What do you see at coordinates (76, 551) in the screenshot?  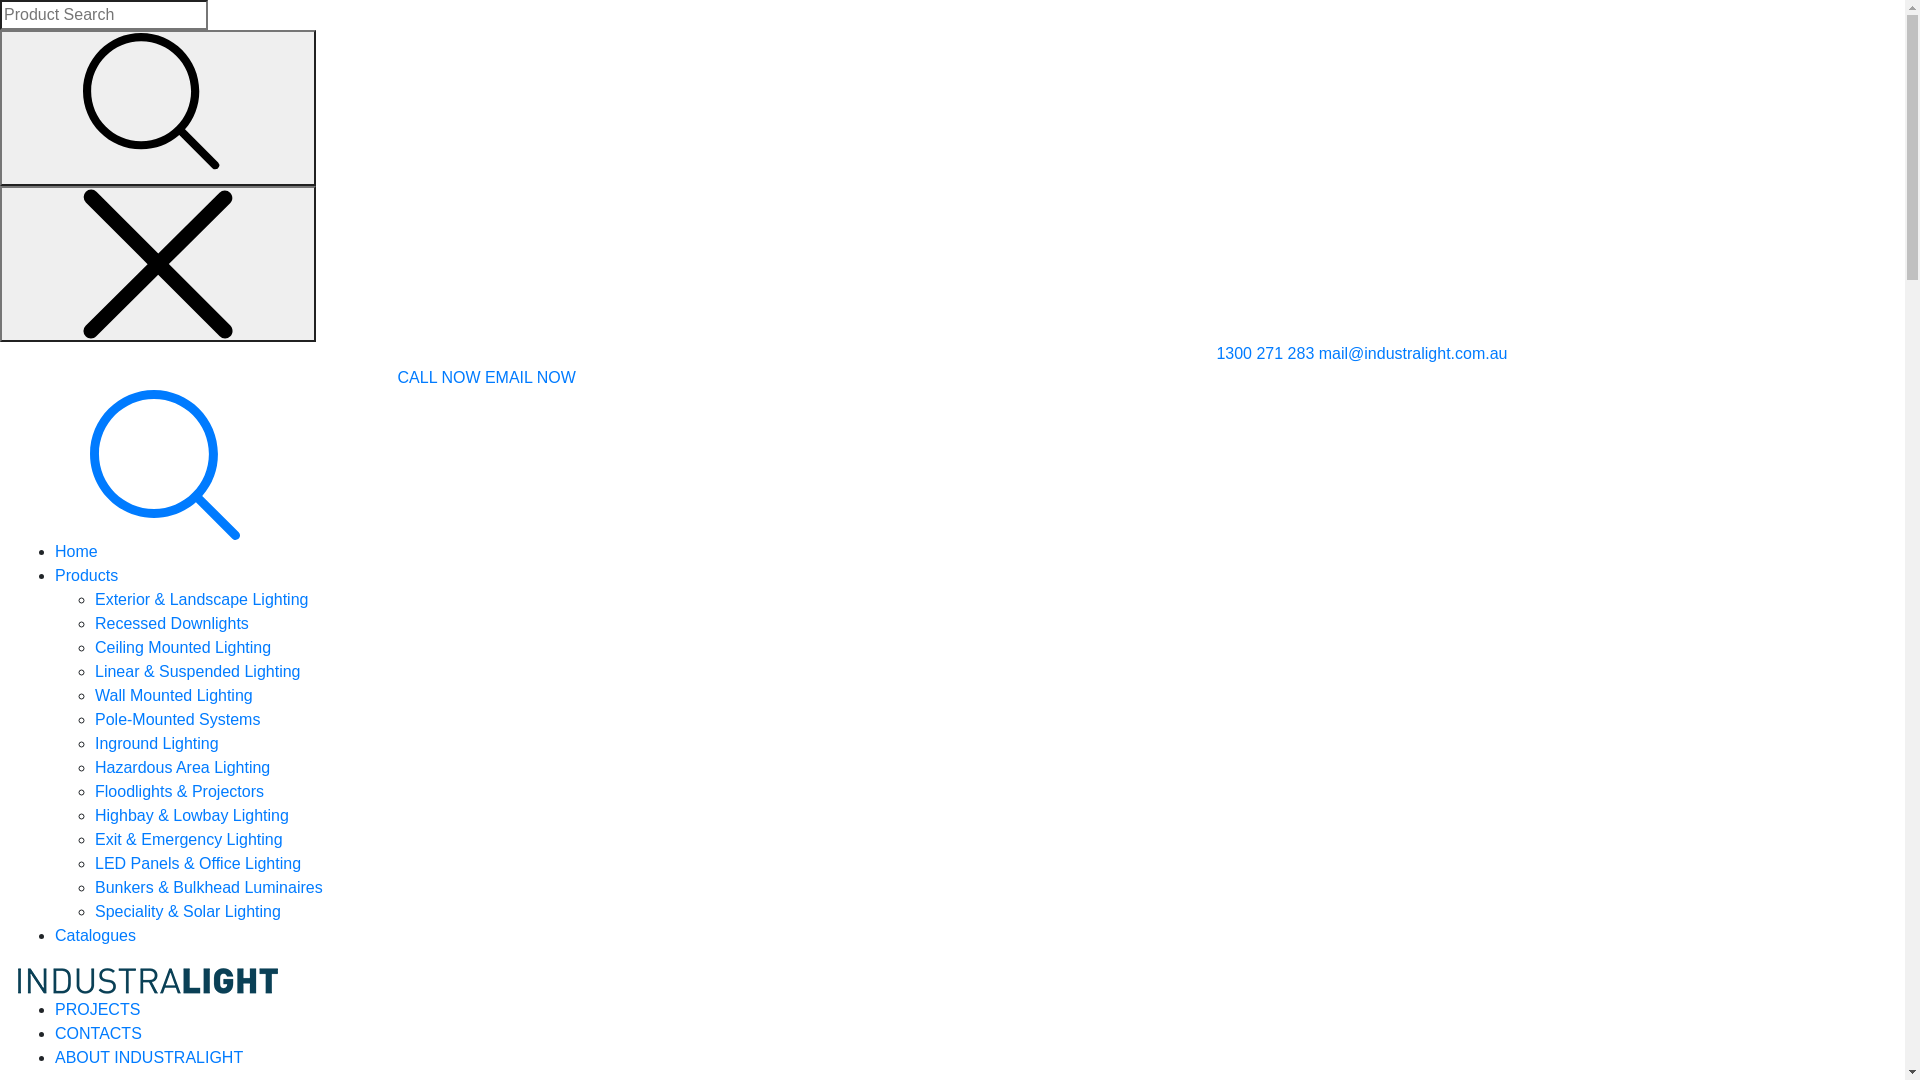 I see `'Home'` at bounding box center [76, 551].